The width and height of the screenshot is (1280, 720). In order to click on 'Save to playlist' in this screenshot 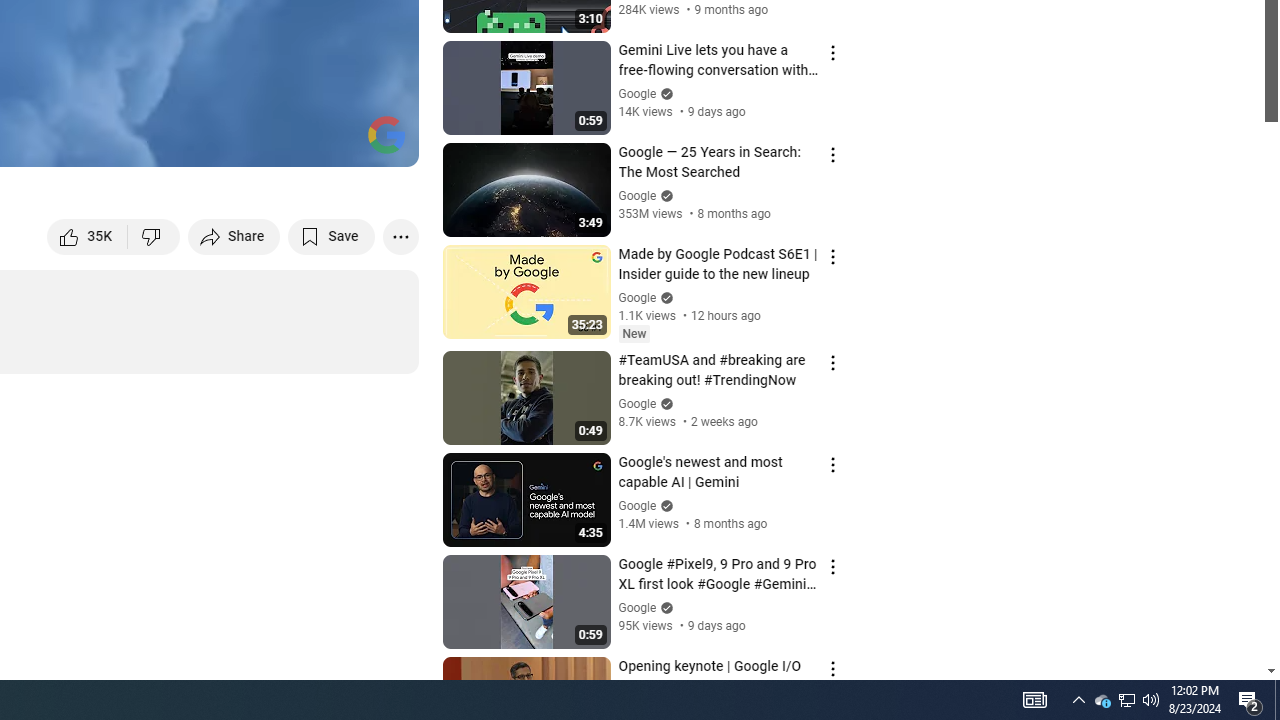, I will do `click(331, 235)`.